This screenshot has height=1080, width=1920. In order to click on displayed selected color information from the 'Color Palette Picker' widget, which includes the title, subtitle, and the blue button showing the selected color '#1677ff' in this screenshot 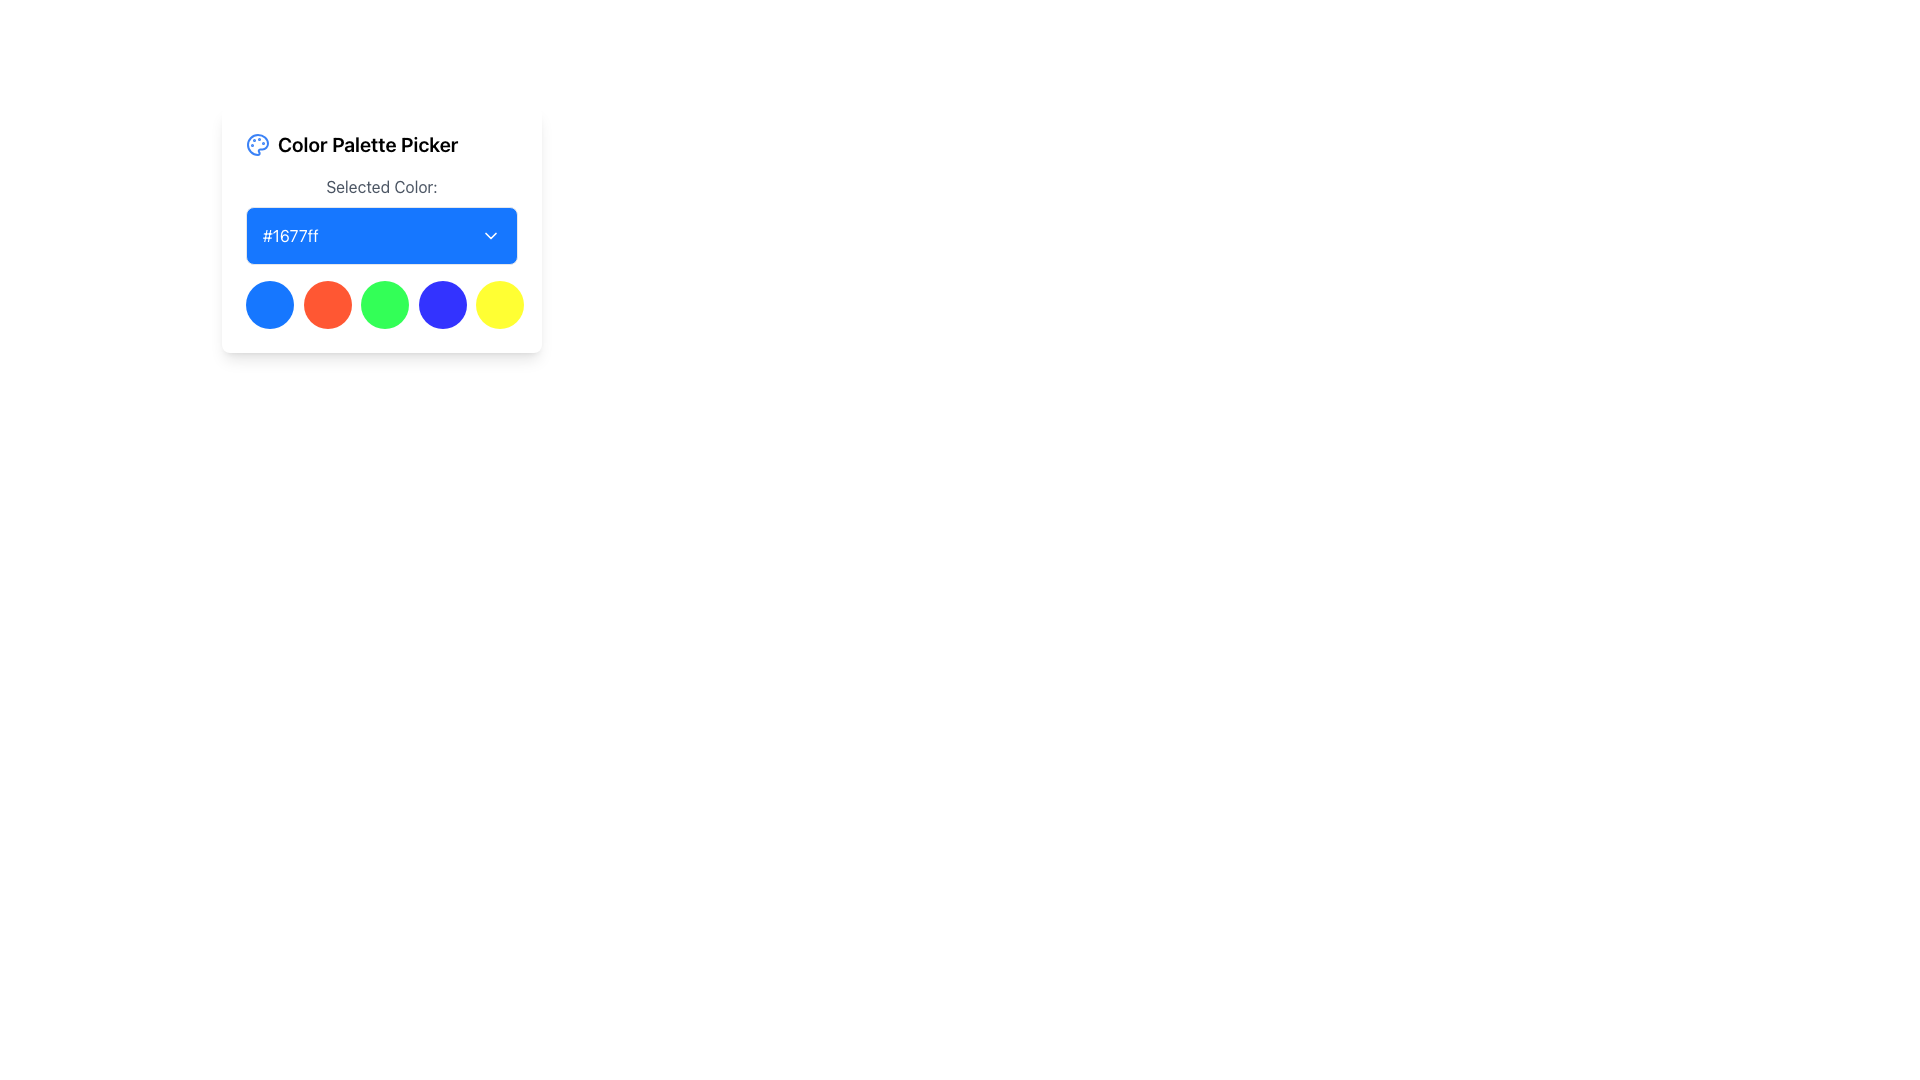, I will do `click(382, 229)`.